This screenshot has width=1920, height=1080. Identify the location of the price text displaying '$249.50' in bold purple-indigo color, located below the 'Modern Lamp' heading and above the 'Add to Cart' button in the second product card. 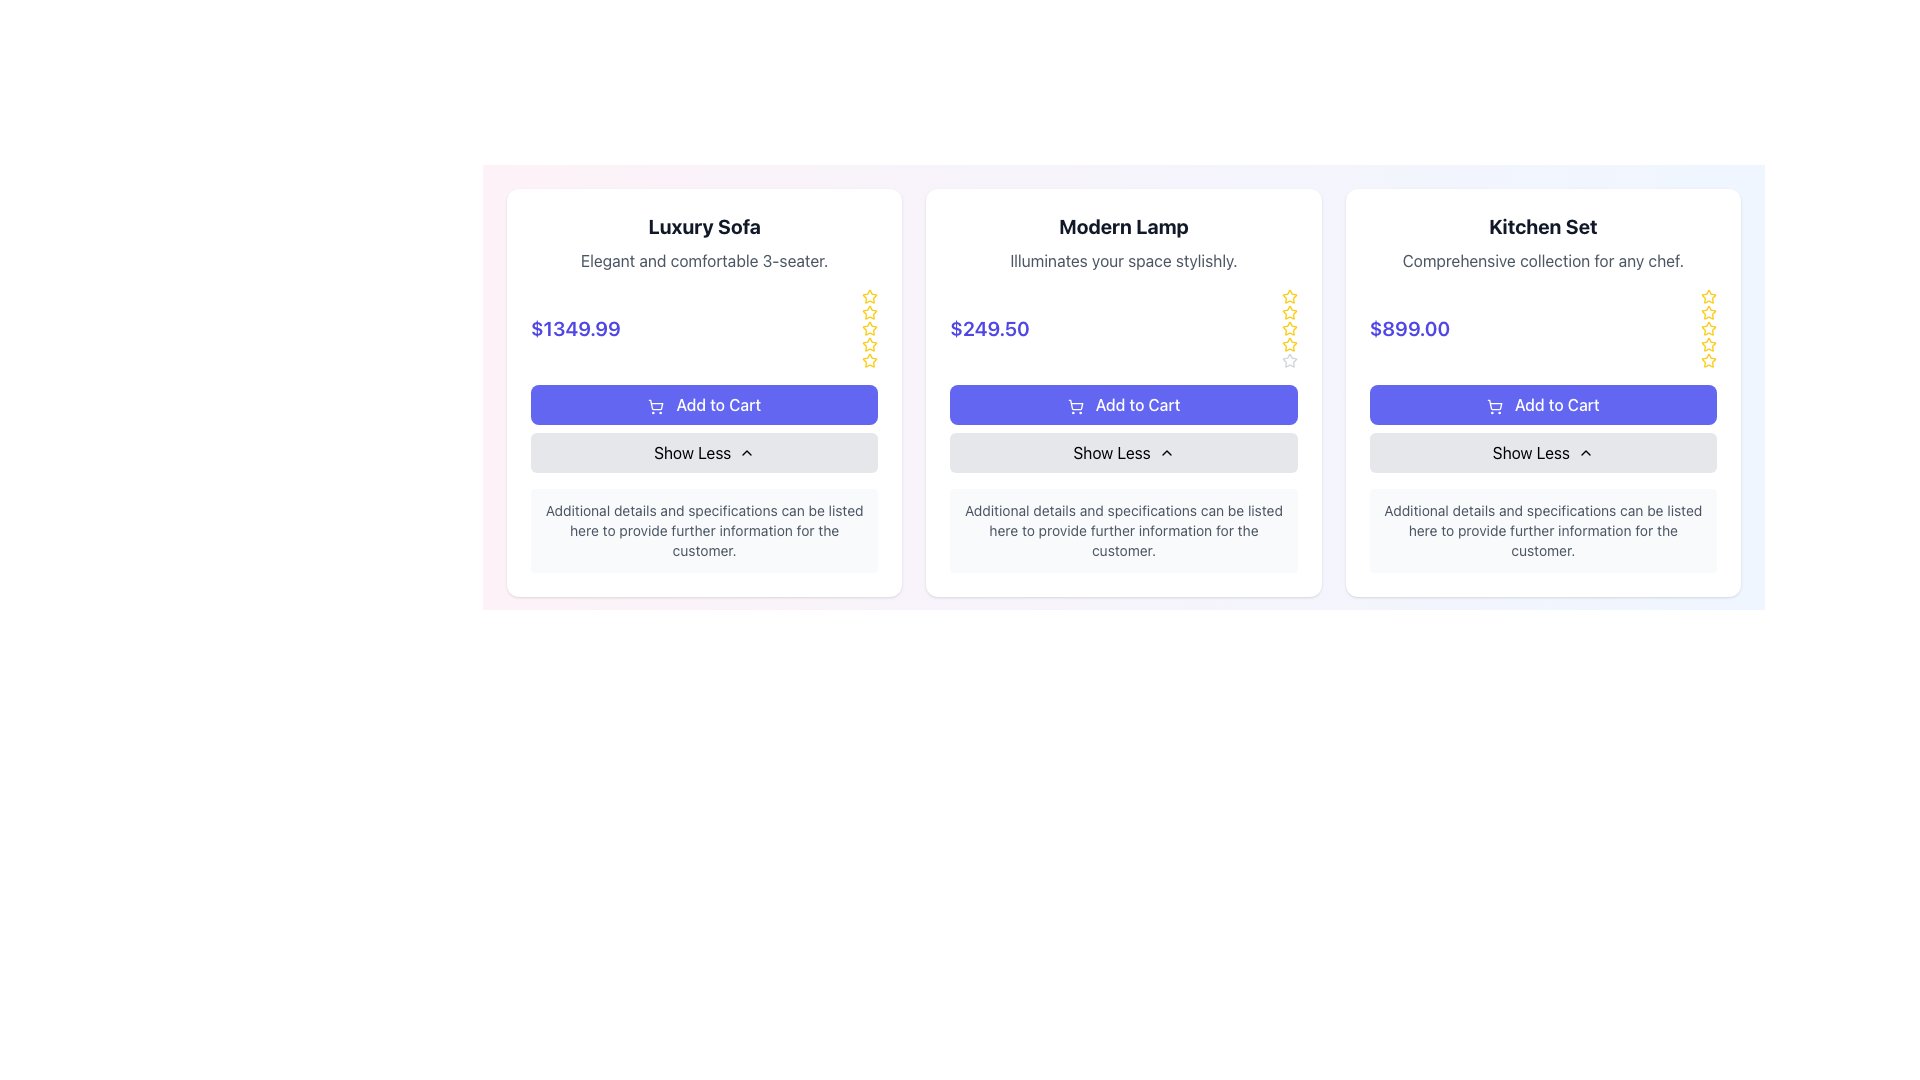
(990, 327).